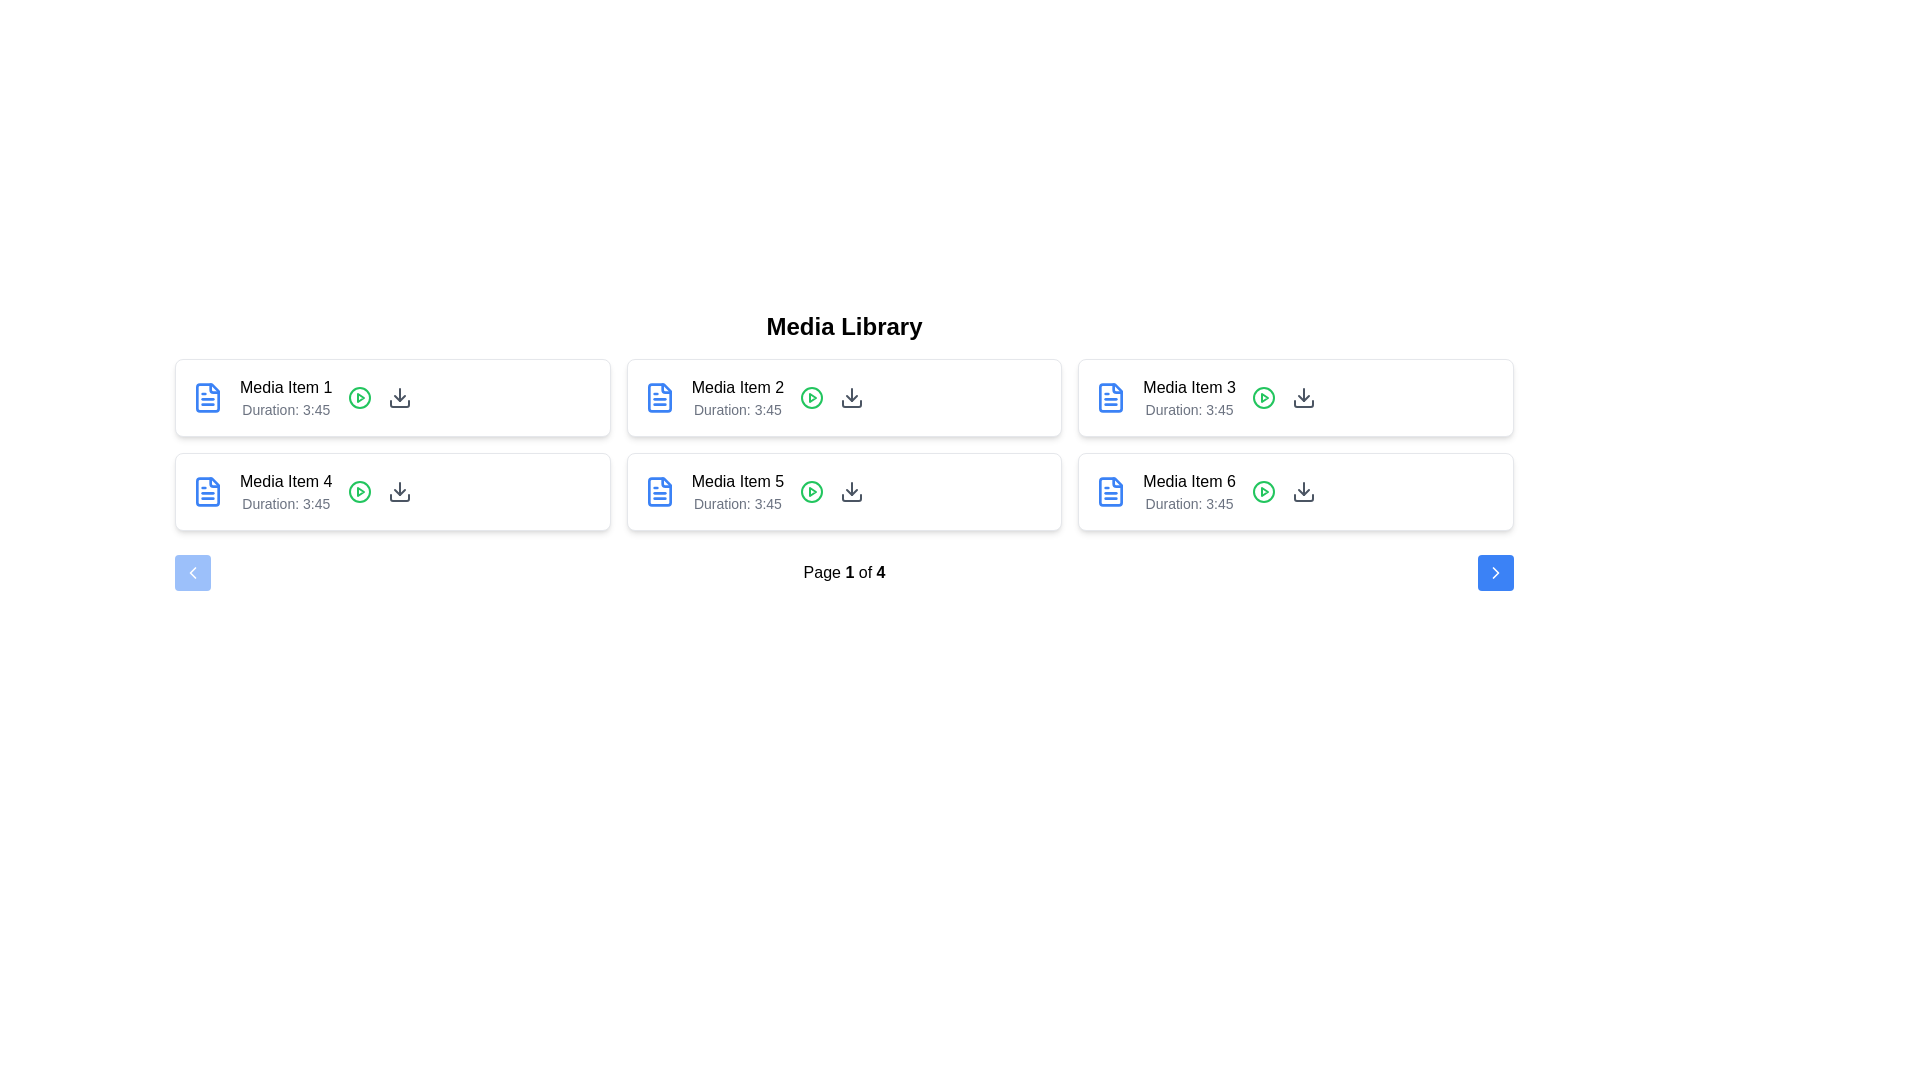 Image resolution: width=1920 pixels, height=1080 pixels. I want to click on the Download icon, which is a gray download icon with an outlined arrow pointing downward, located next to the green play icon to the right of the 'Media Item 4' text, so click(400, 492).